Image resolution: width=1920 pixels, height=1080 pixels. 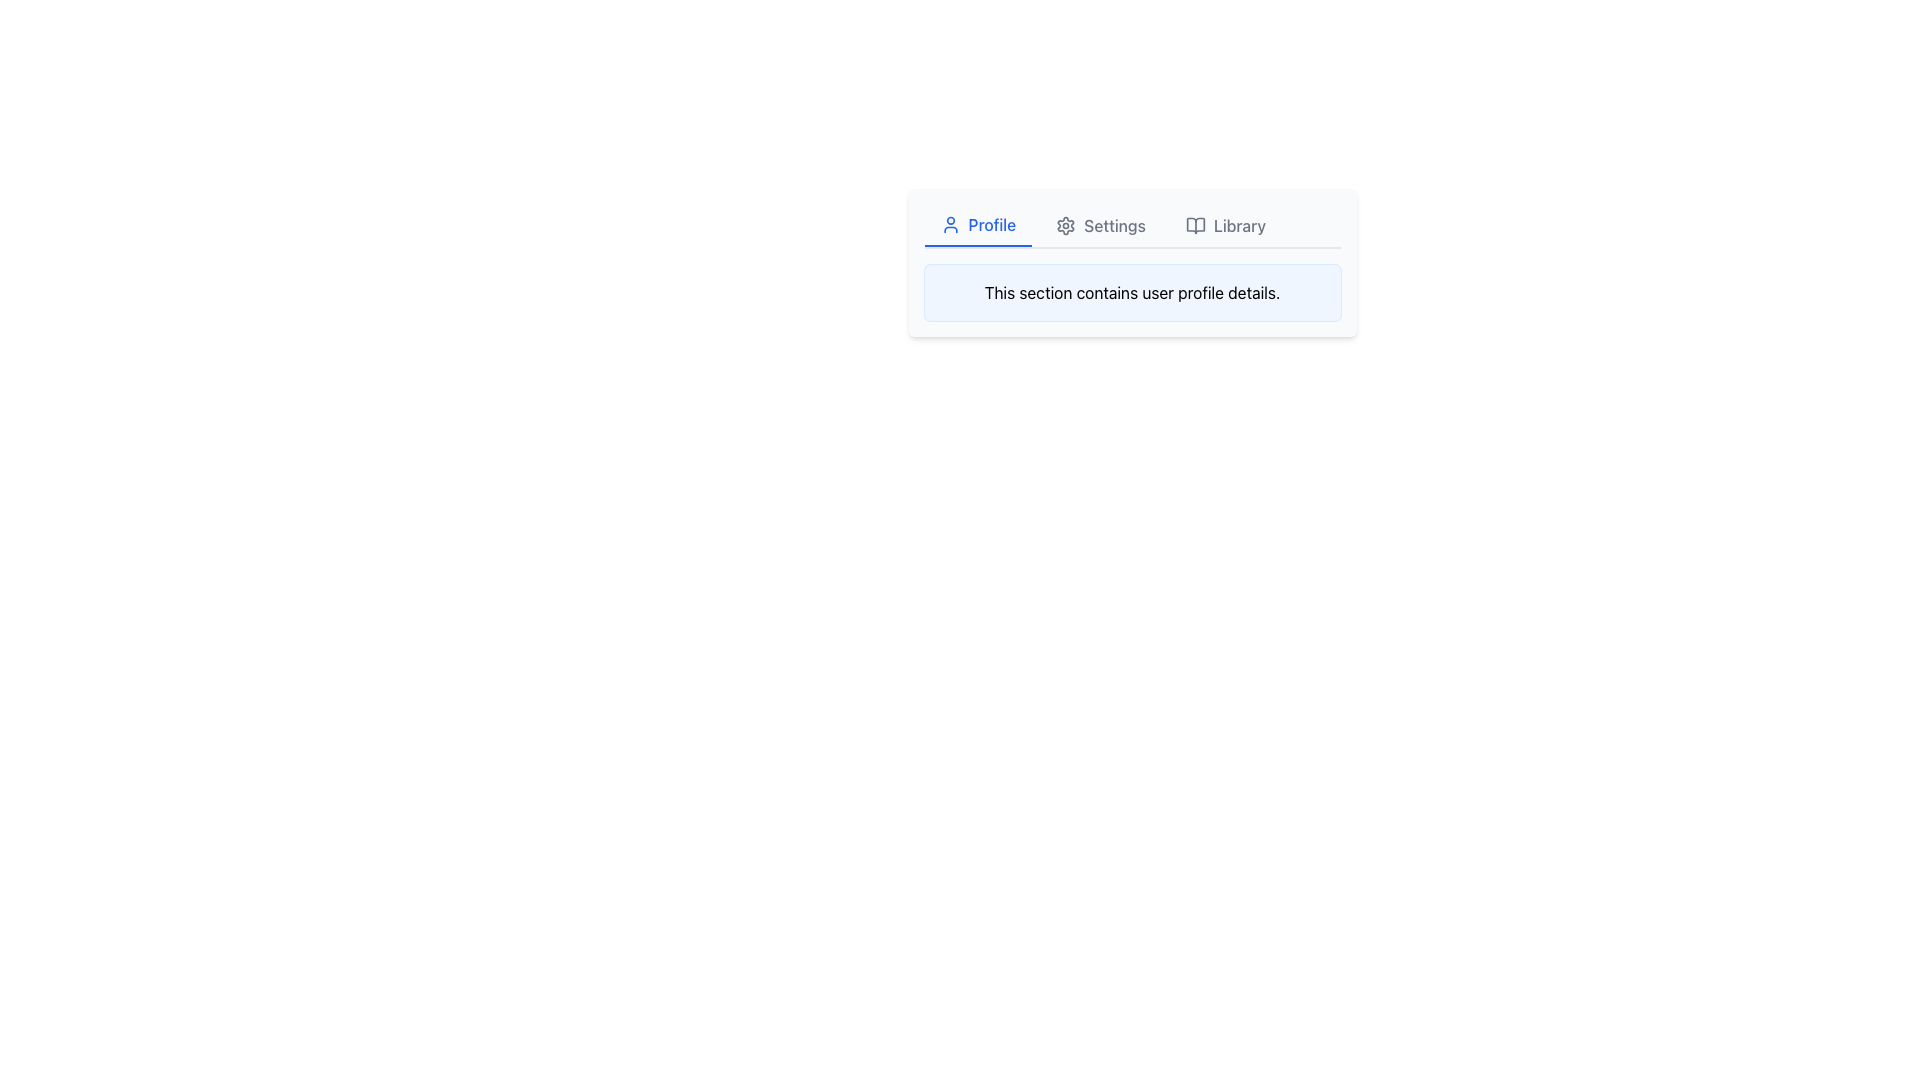 What do you see at coordinates (1195, 225) in the screenshot?
I see `the small open book icon located in the third tab labeled 'Library', which is positioned immediately to the left of the 'Library' text in the top-right section of the interface` at bounding box center [1195, 225].